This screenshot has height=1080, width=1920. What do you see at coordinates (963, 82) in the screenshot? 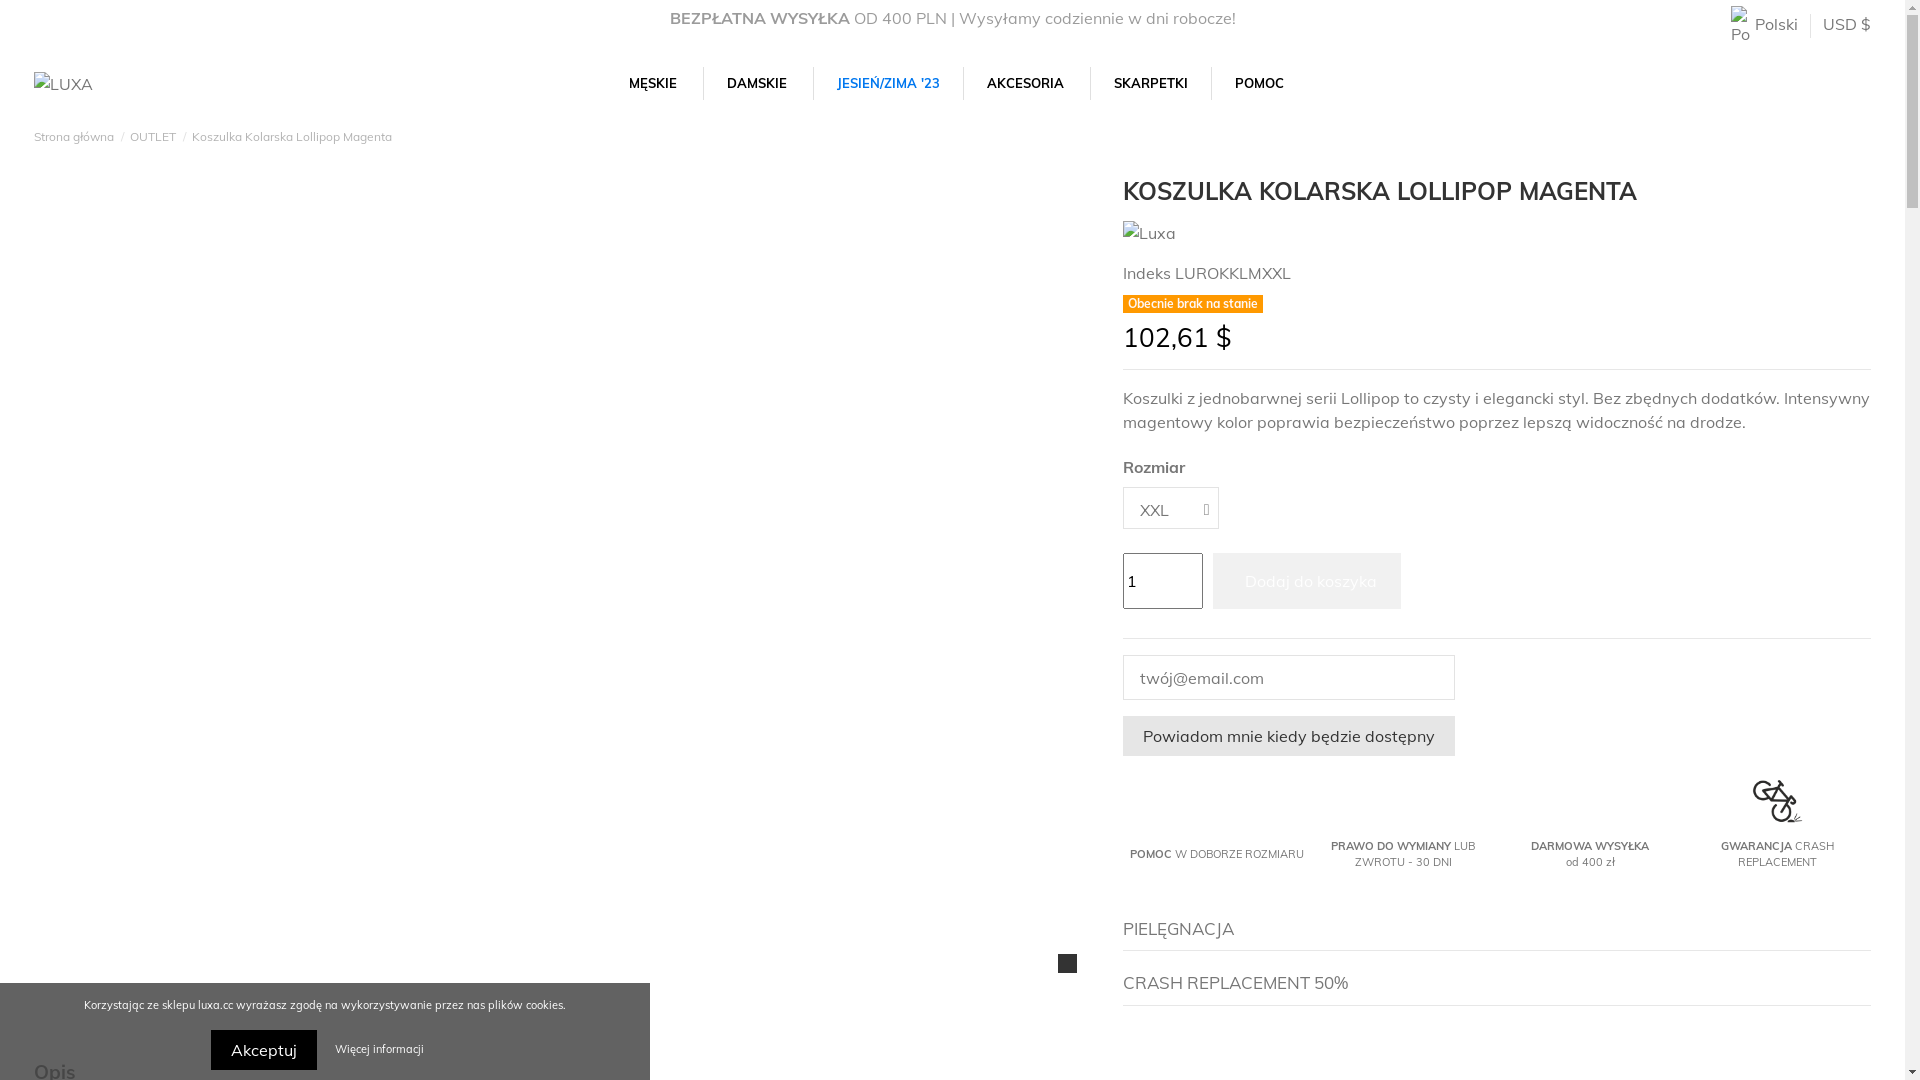
I see `'AKCESORIA'` at bounding box center [963, 82].